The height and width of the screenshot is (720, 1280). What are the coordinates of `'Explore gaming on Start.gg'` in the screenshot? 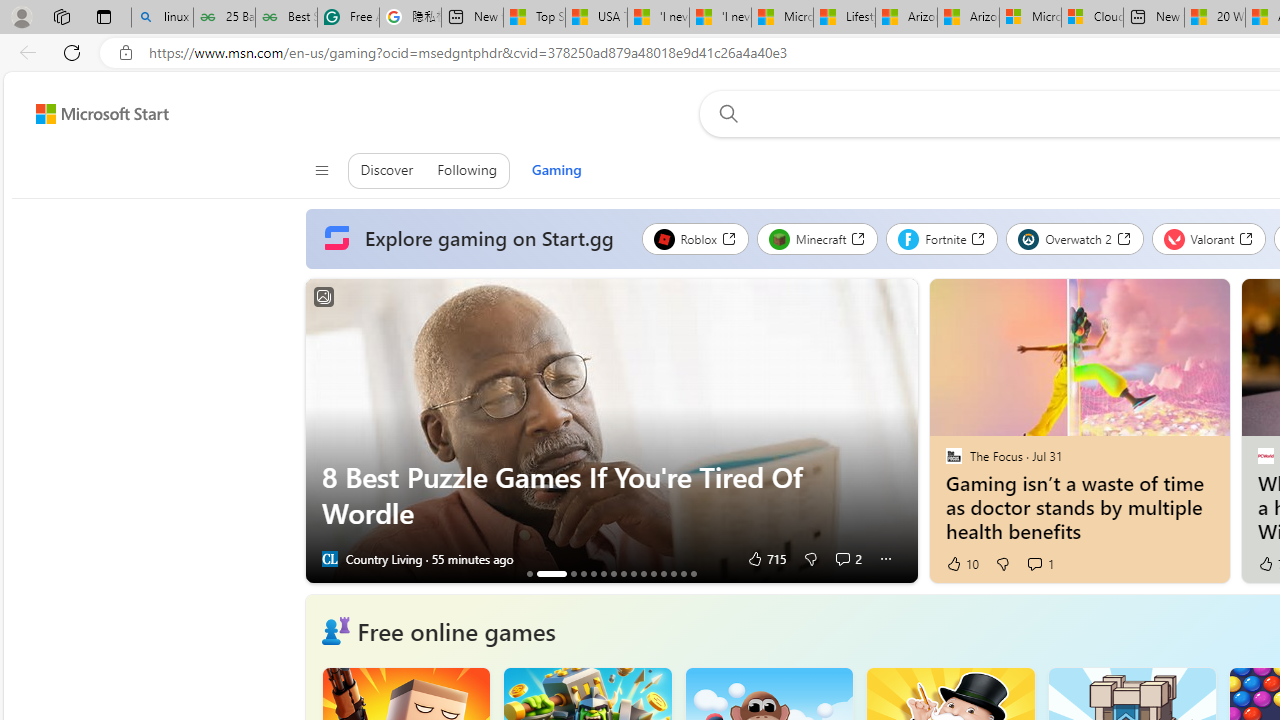 It's located at (472, 238).